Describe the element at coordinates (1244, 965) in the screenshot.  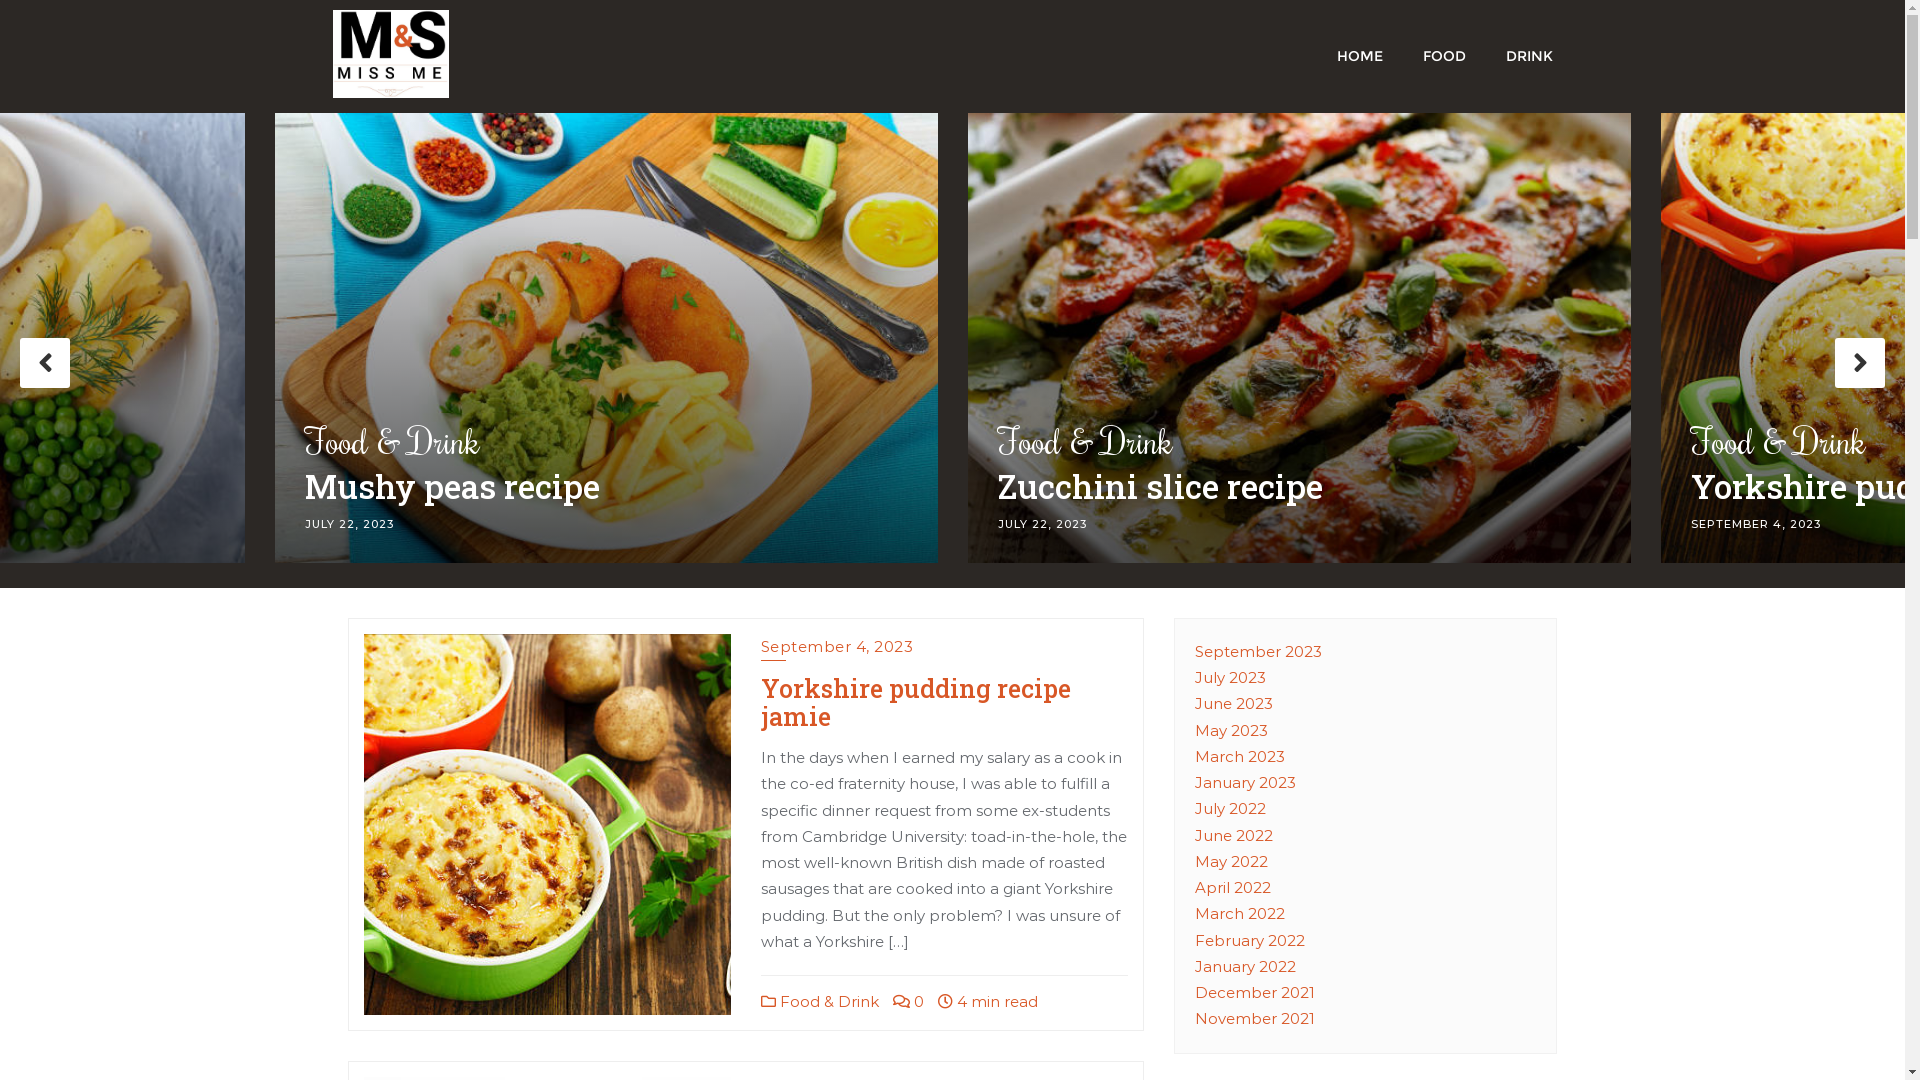
I see `'January 2022'` at that location.